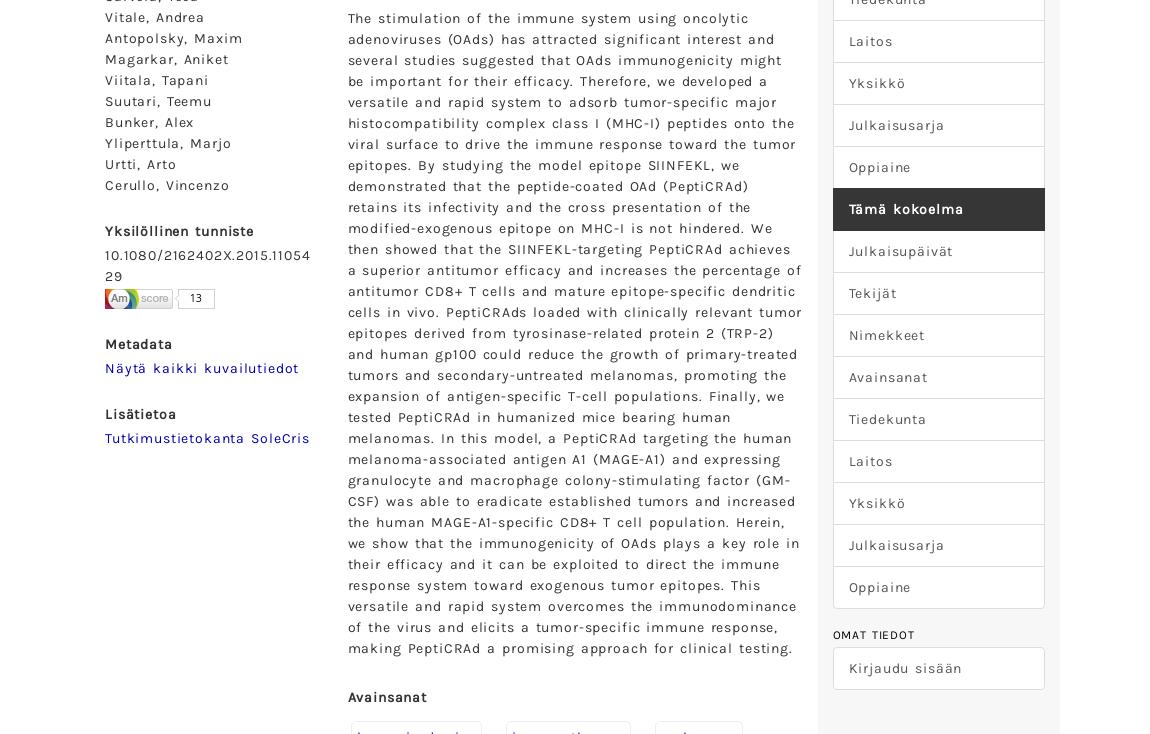 Image resolution: width=1150 pixels, height=734 pixels. What do you see at coordinates (847, 418) in the screenshot?
I see `'Tiedekunta'` at bounding box center [847, 418].